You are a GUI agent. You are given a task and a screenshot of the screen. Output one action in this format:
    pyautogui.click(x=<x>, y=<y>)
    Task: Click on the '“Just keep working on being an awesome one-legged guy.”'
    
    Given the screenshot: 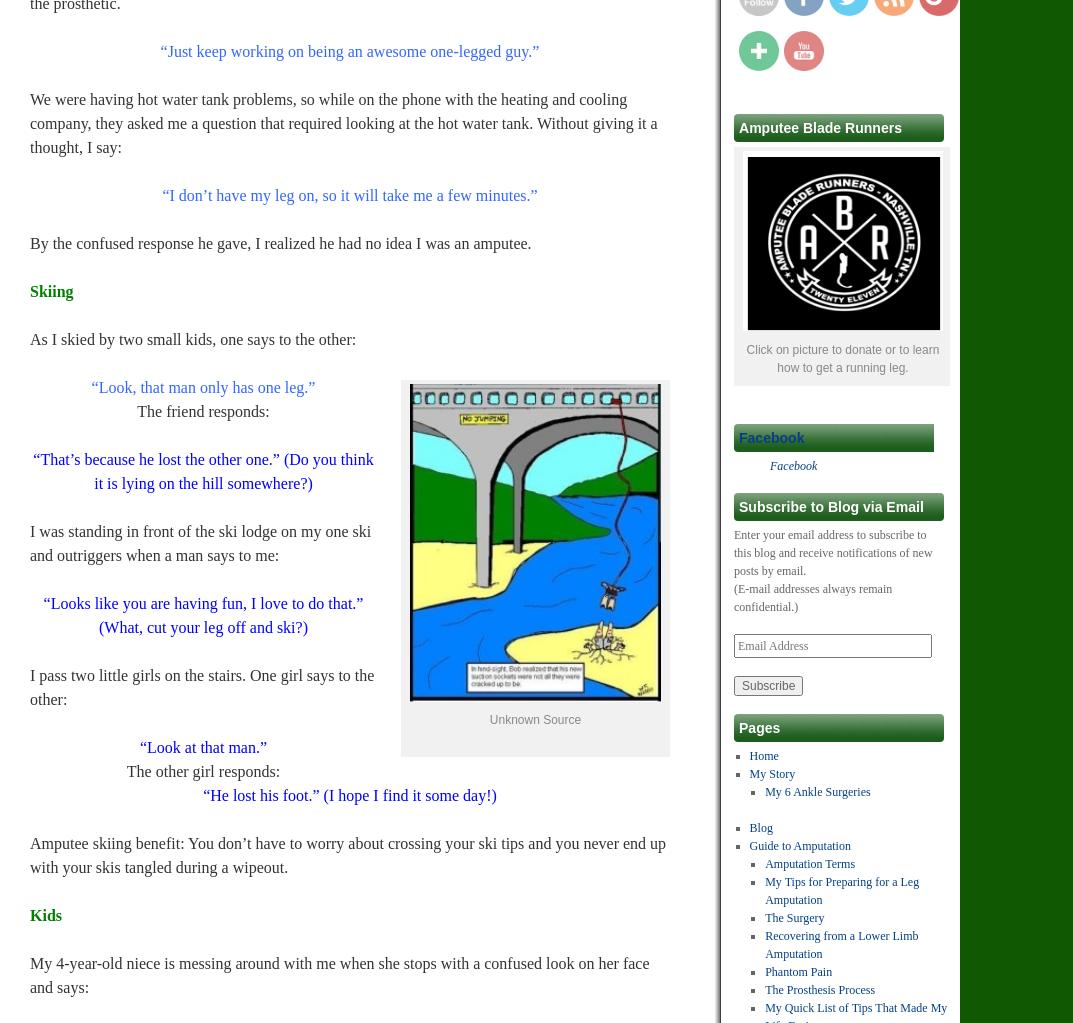 What is the action you would take?
    pyautogui.click(x=349, y=50)
    